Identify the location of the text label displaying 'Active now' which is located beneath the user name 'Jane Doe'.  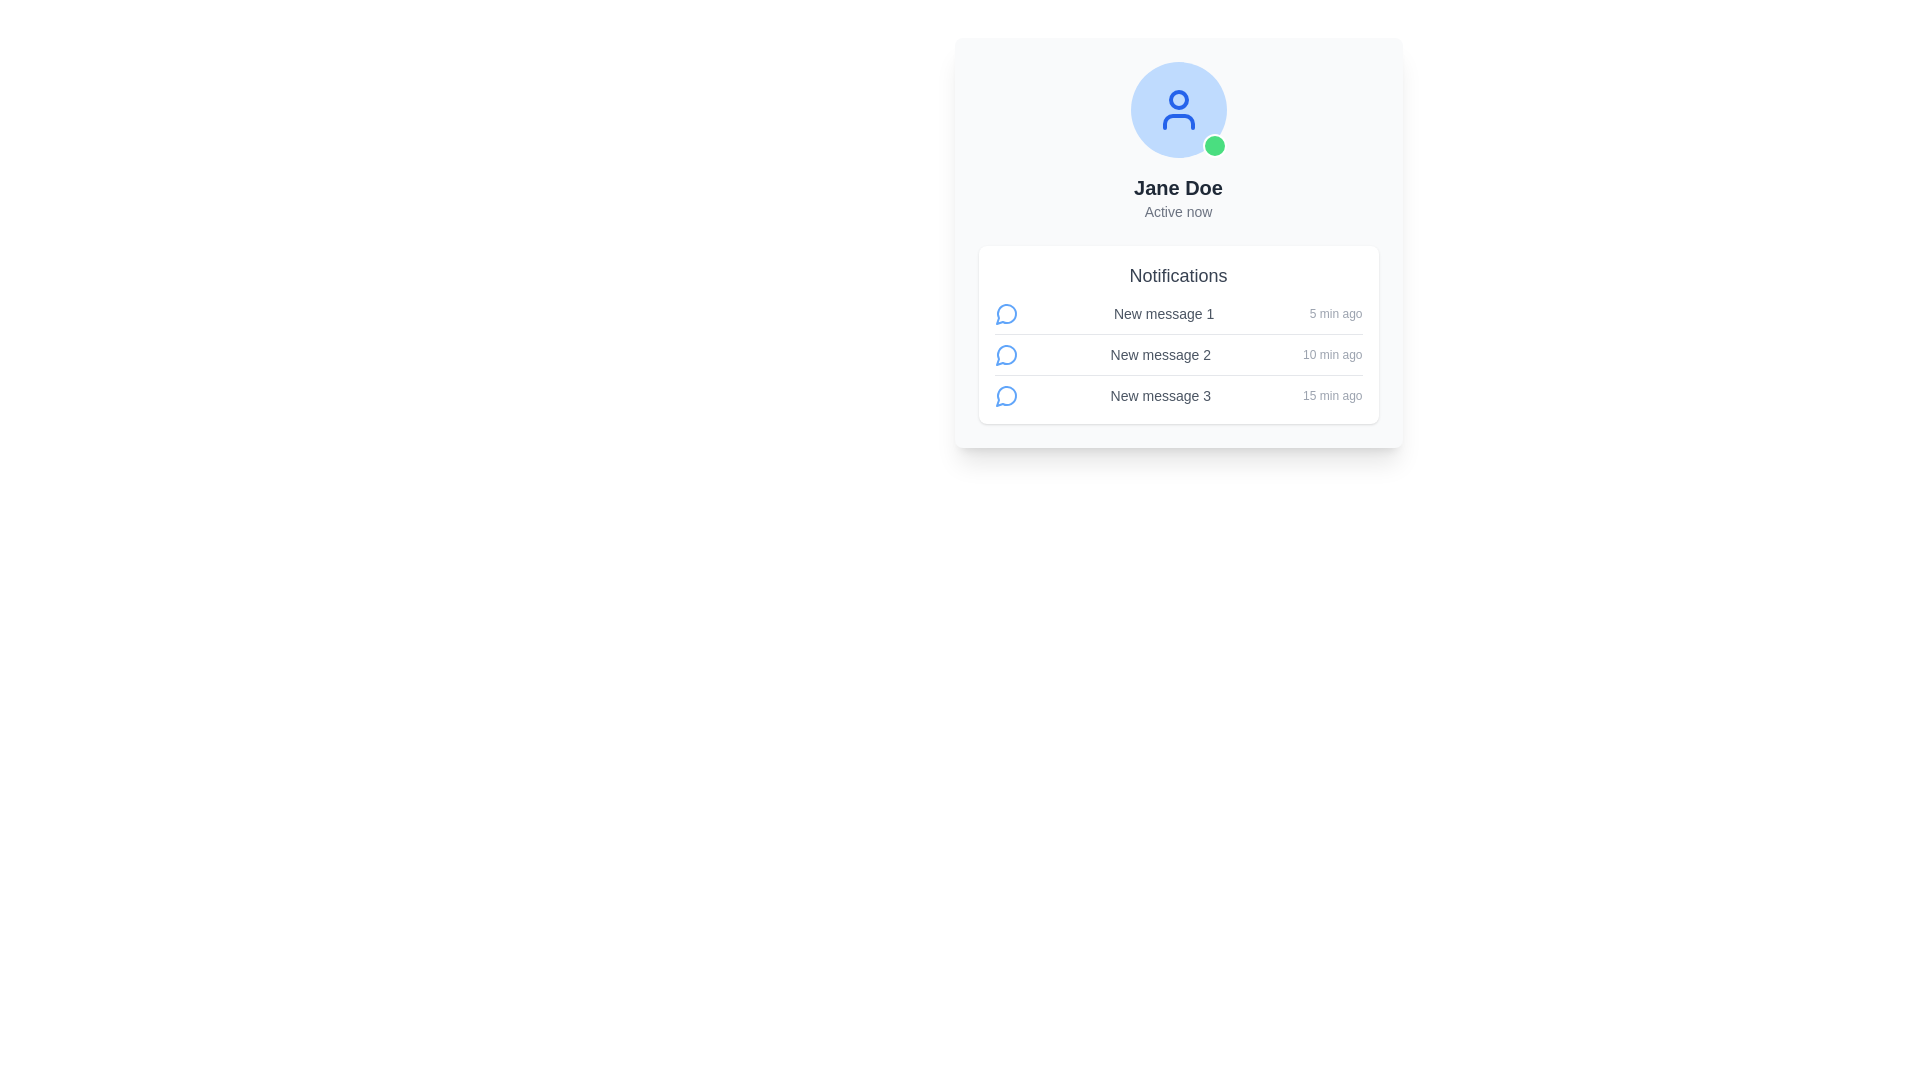
(1178, 212).